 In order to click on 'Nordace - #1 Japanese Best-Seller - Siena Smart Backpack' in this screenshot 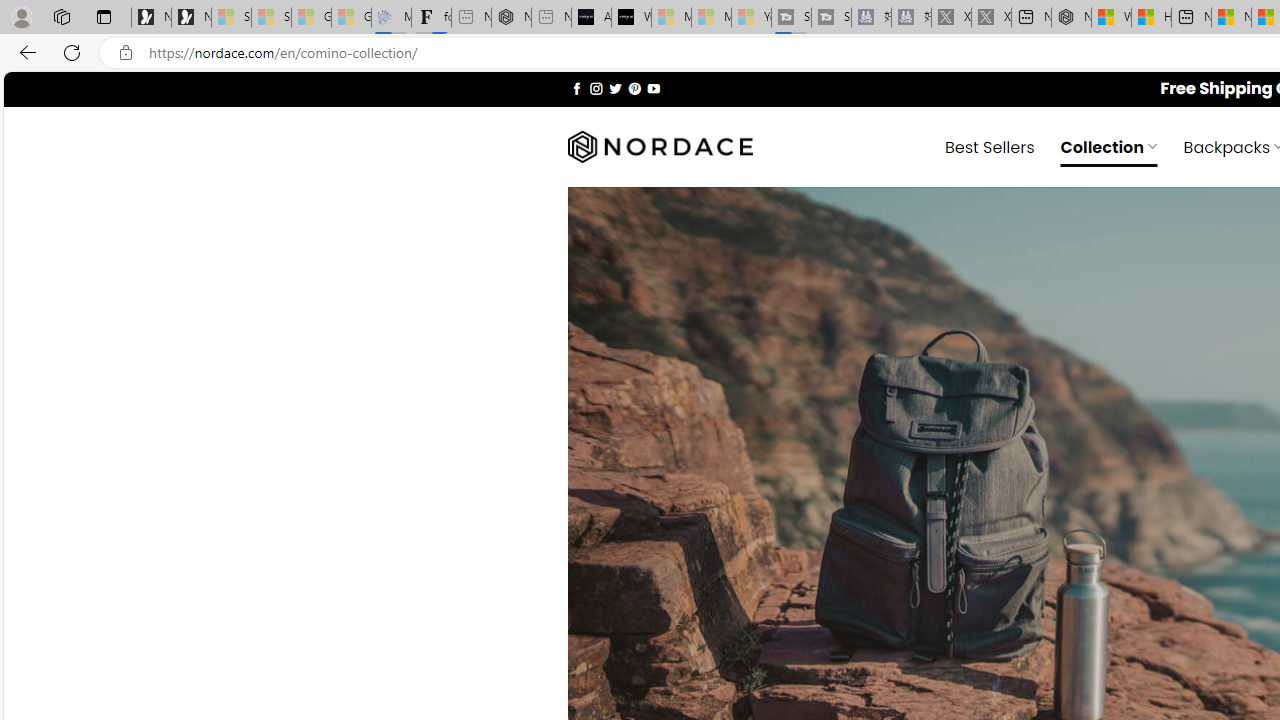, I will do `click(511, 17)`.